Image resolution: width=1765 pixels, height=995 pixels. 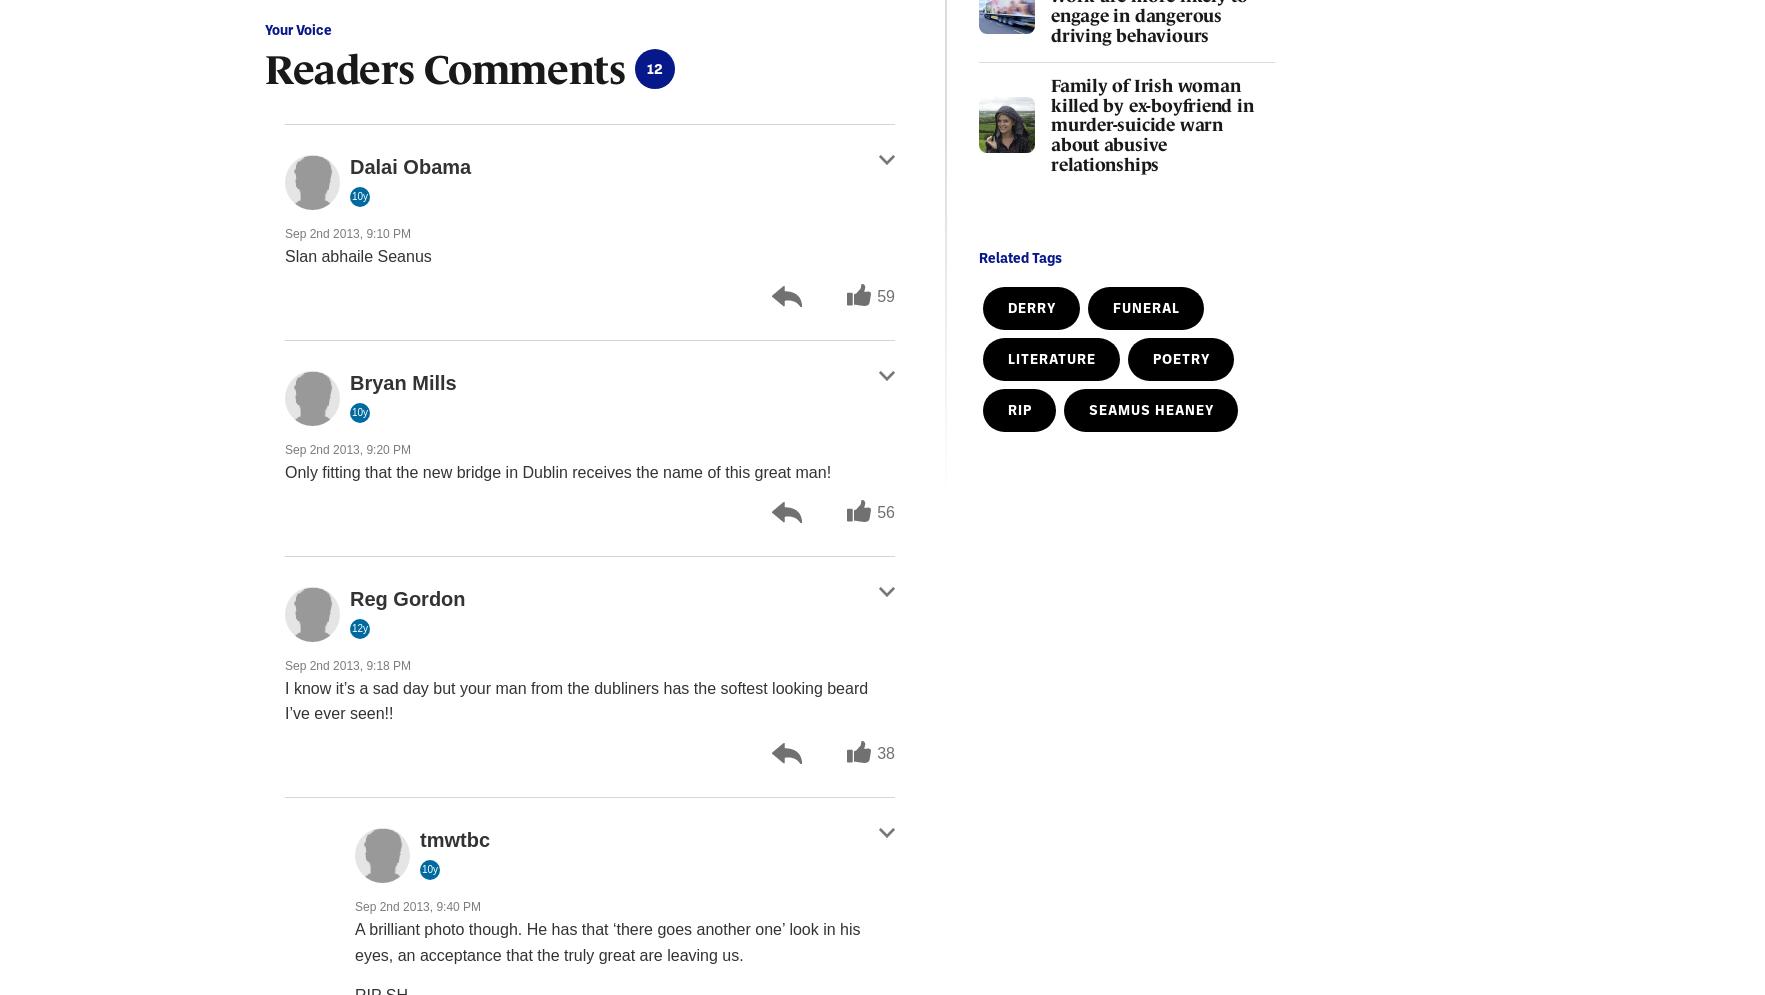 I want to click on 'Readers Comments', so click(x=443, y=66).